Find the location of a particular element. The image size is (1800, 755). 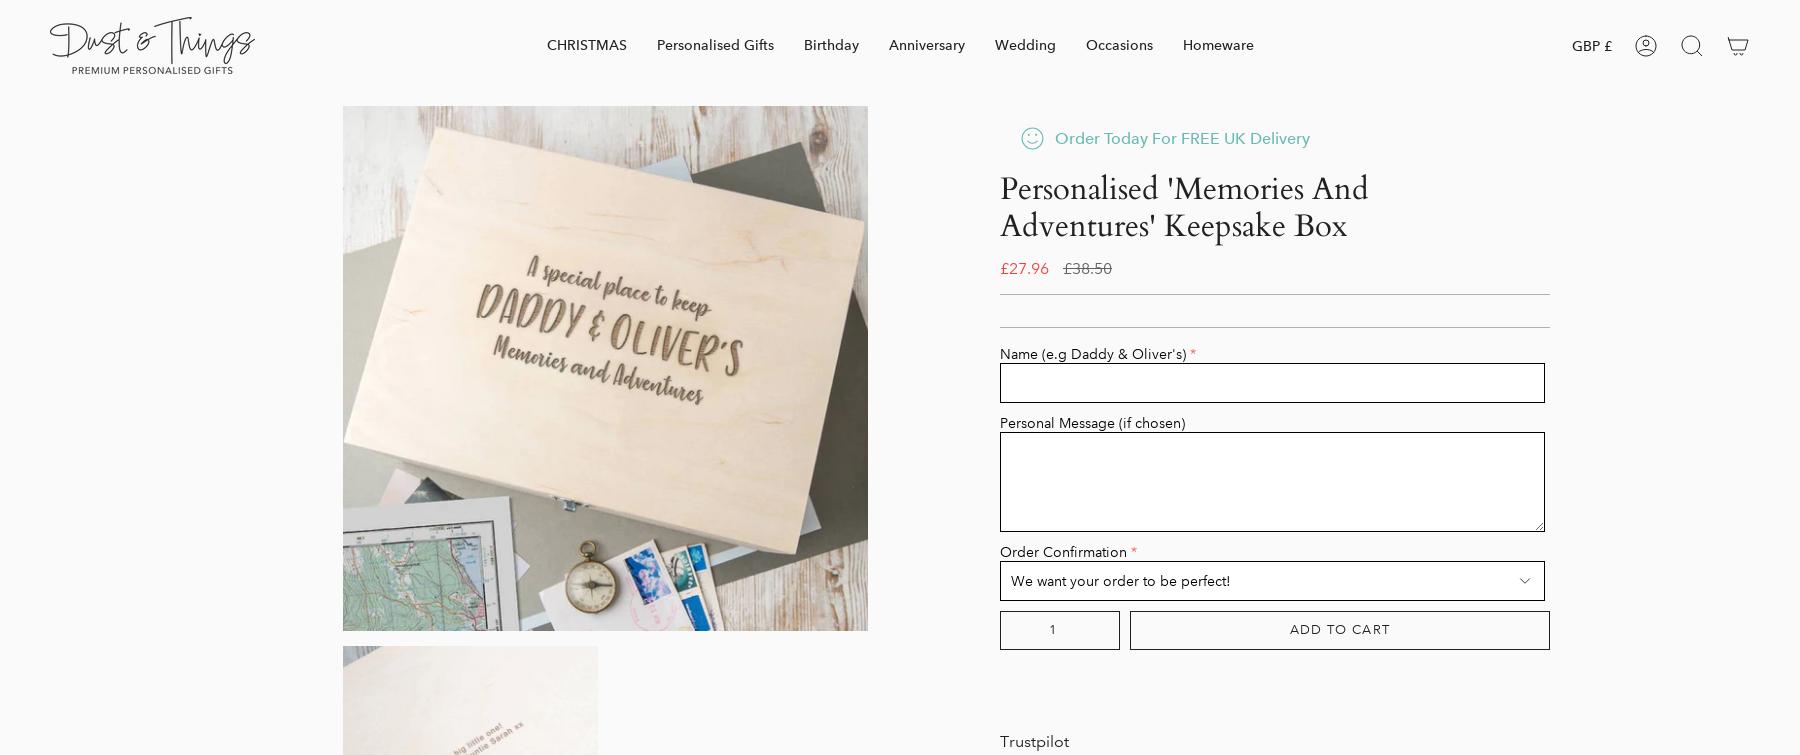

'Contact' is located at coordinates (78, 604).